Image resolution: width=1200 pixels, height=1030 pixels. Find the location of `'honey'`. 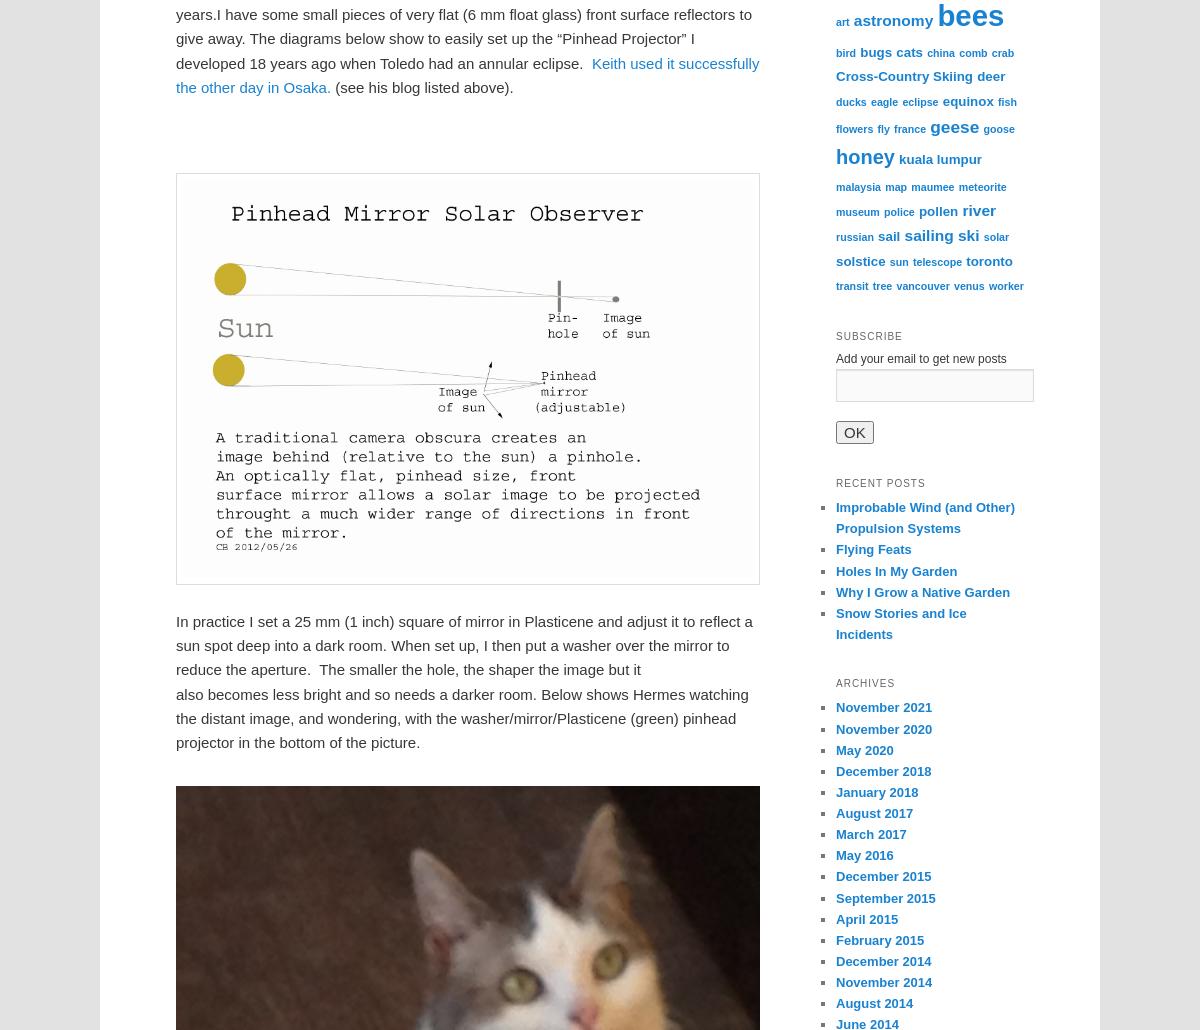

'honey' is located at coordinates (863, 155).